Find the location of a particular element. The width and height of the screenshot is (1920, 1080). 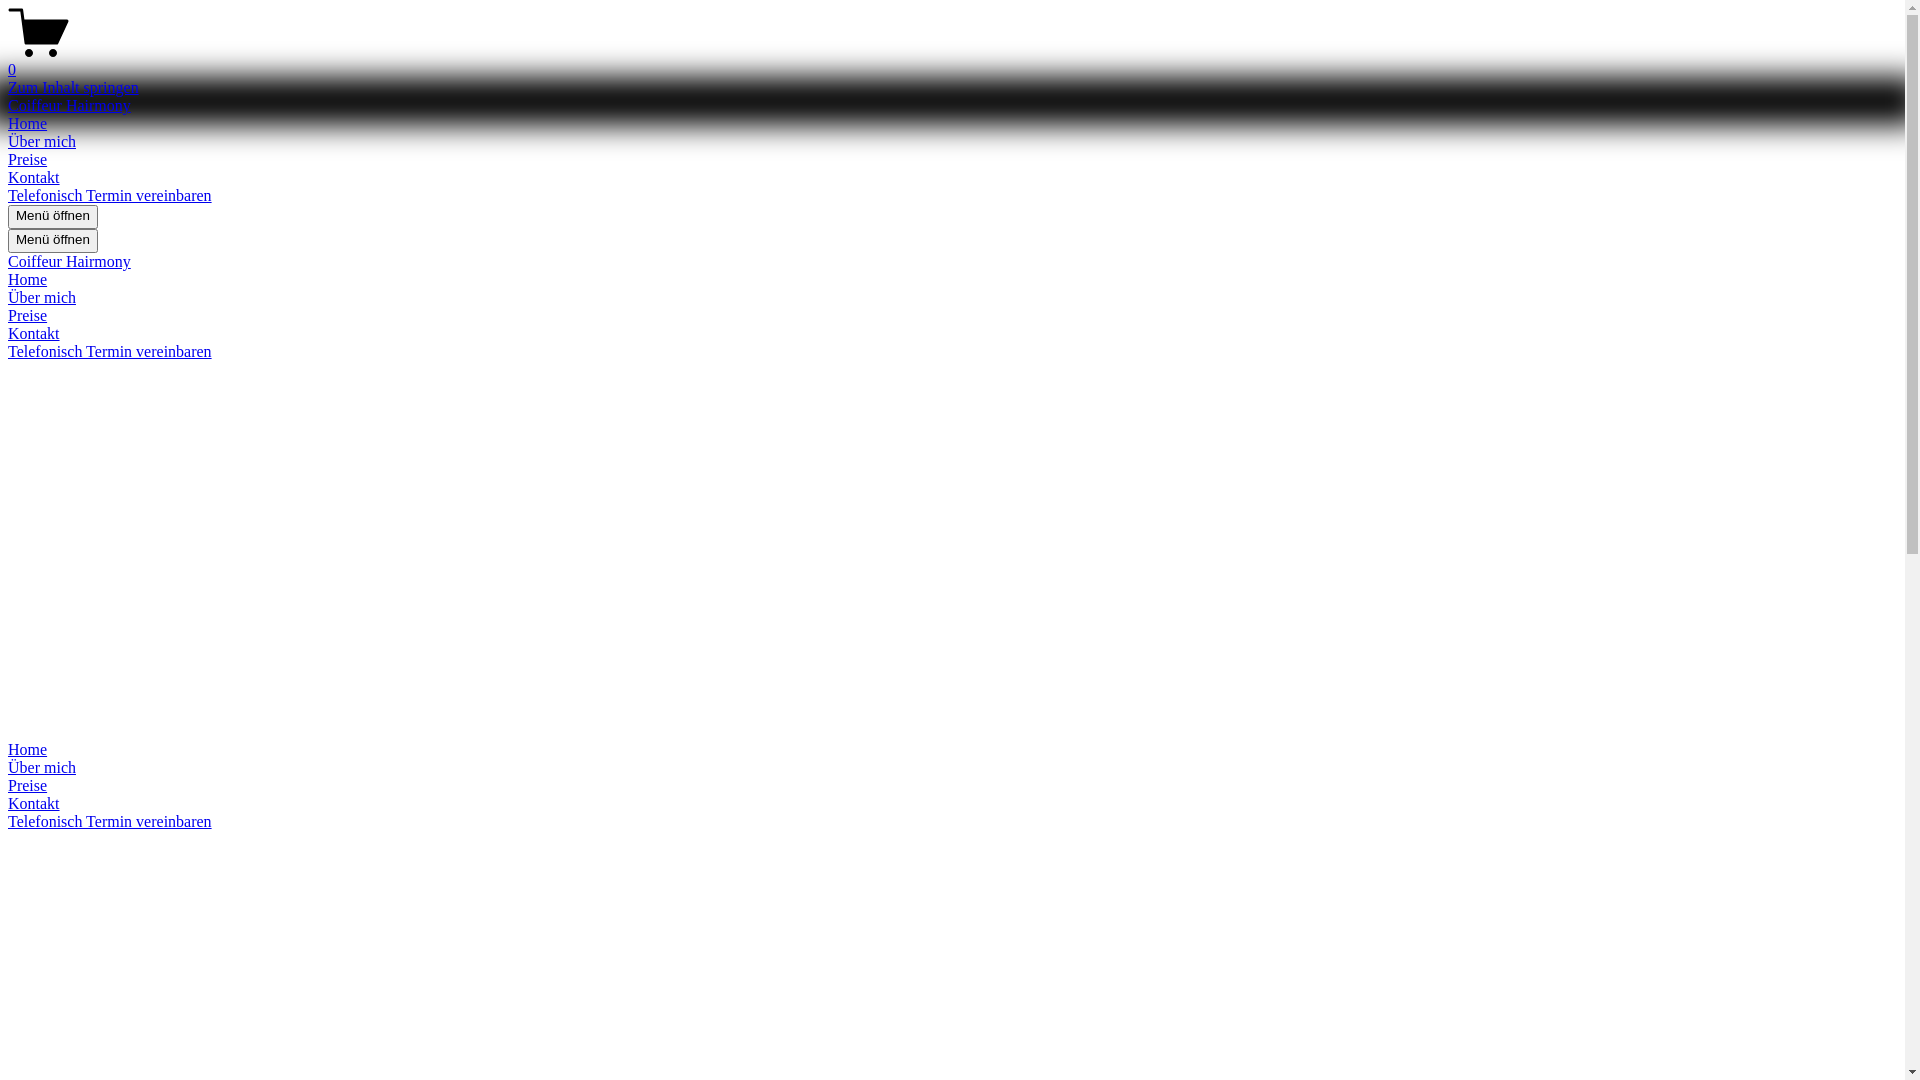

'Preise' is located at coordinates (27, 158).